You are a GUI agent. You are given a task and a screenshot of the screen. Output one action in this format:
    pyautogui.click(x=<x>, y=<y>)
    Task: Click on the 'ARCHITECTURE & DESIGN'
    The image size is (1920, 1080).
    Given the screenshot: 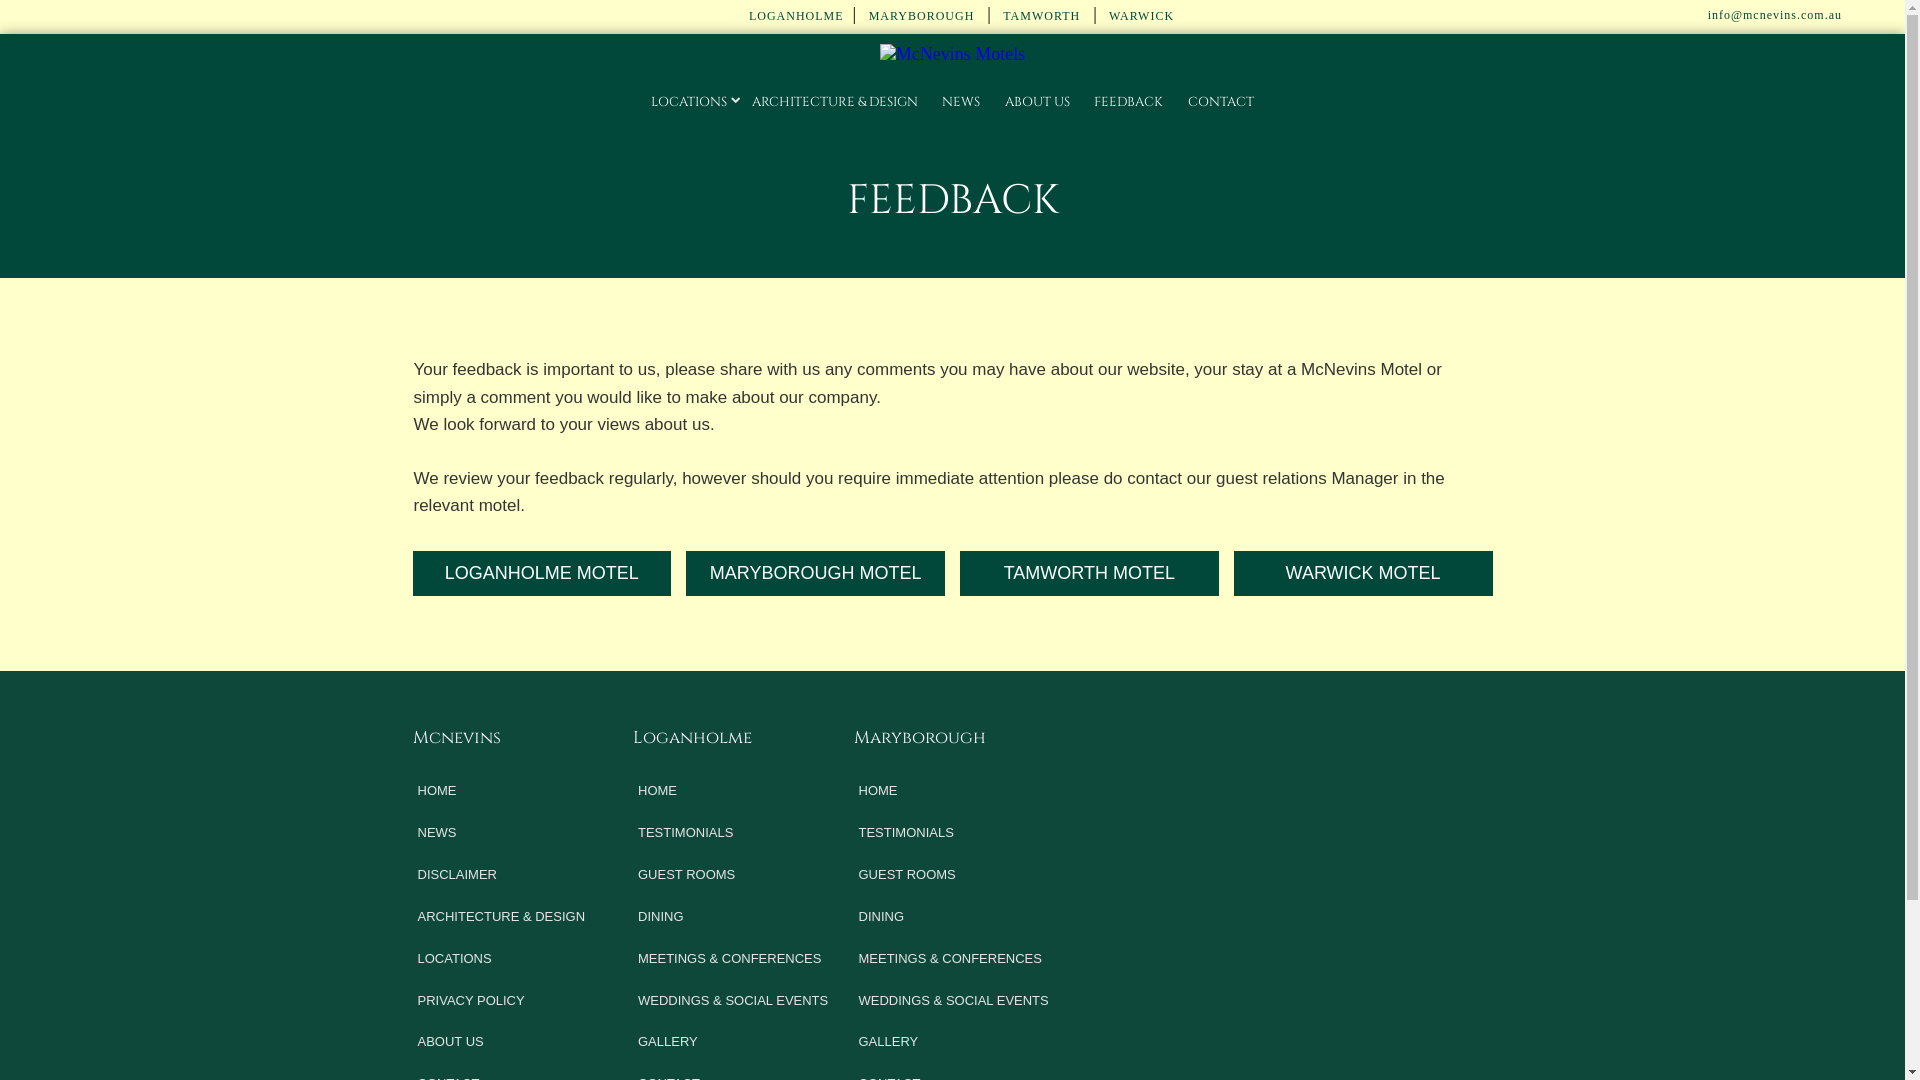 What is the action you would take?
    pyautogui.click(x=835, y=101)
    